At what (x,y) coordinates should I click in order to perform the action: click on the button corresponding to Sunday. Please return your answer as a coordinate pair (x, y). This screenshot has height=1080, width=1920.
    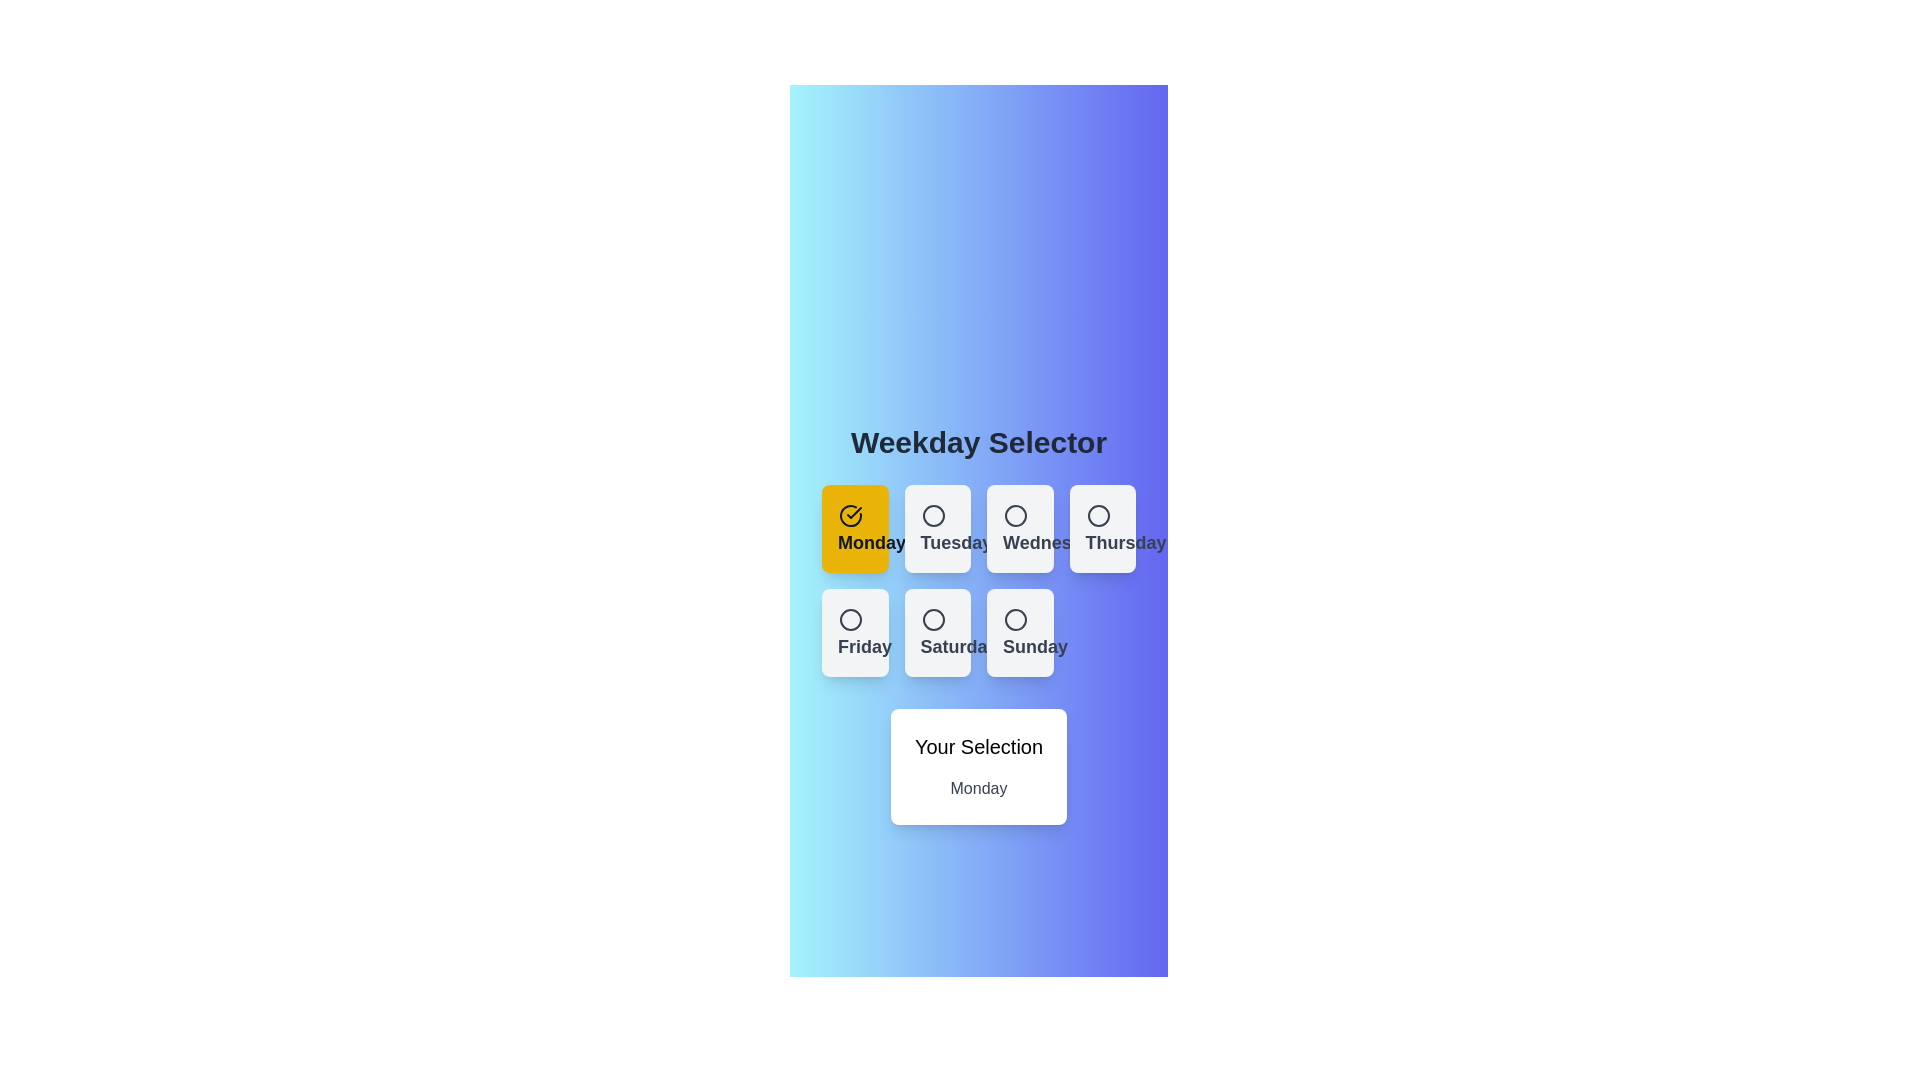
    Looking at the image, I should click on (1020, 632).